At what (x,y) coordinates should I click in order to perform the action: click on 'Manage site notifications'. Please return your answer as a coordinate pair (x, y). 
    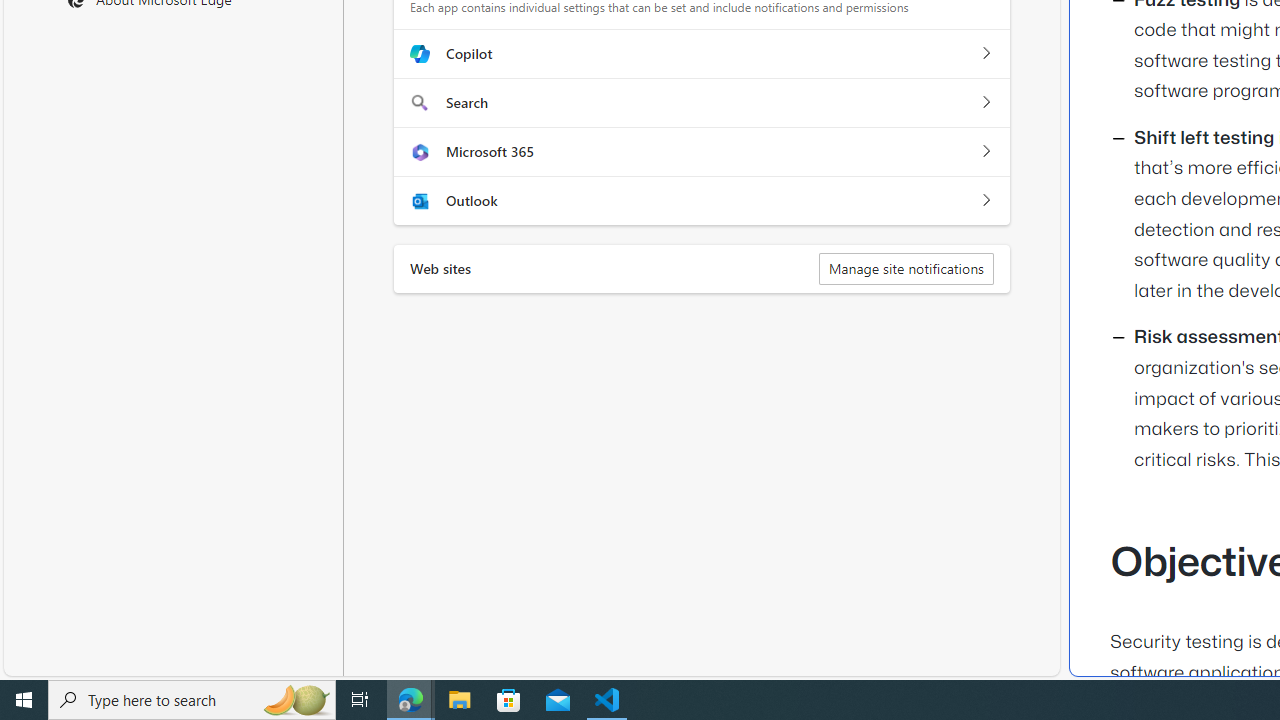
    Looking at the image, I should click on (905, 267).